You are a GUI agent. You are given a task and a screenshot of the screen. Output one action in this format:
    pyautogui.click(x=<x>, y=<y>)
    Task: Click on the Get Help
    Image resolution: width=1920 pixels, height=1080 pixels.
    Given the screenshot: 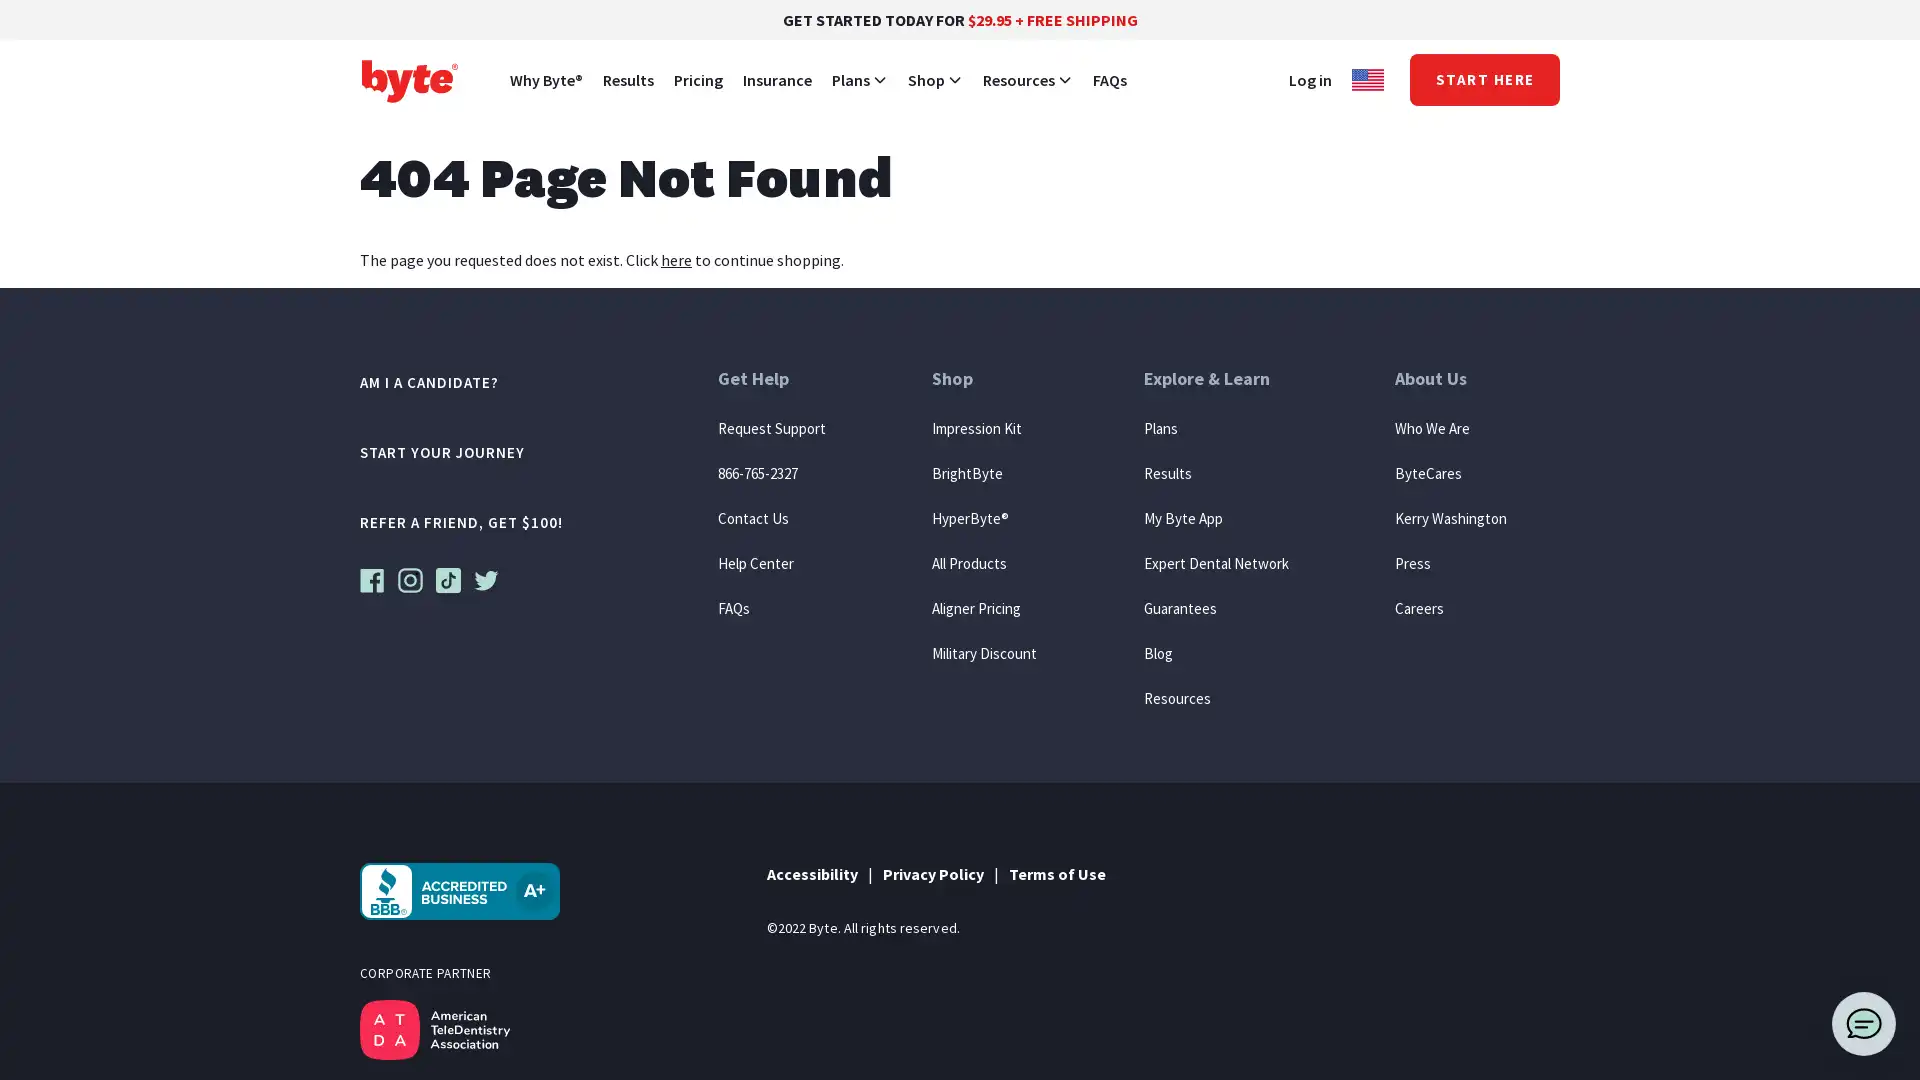 What is the action you would take?
    pyautogui.click(x=771, y=390)
    